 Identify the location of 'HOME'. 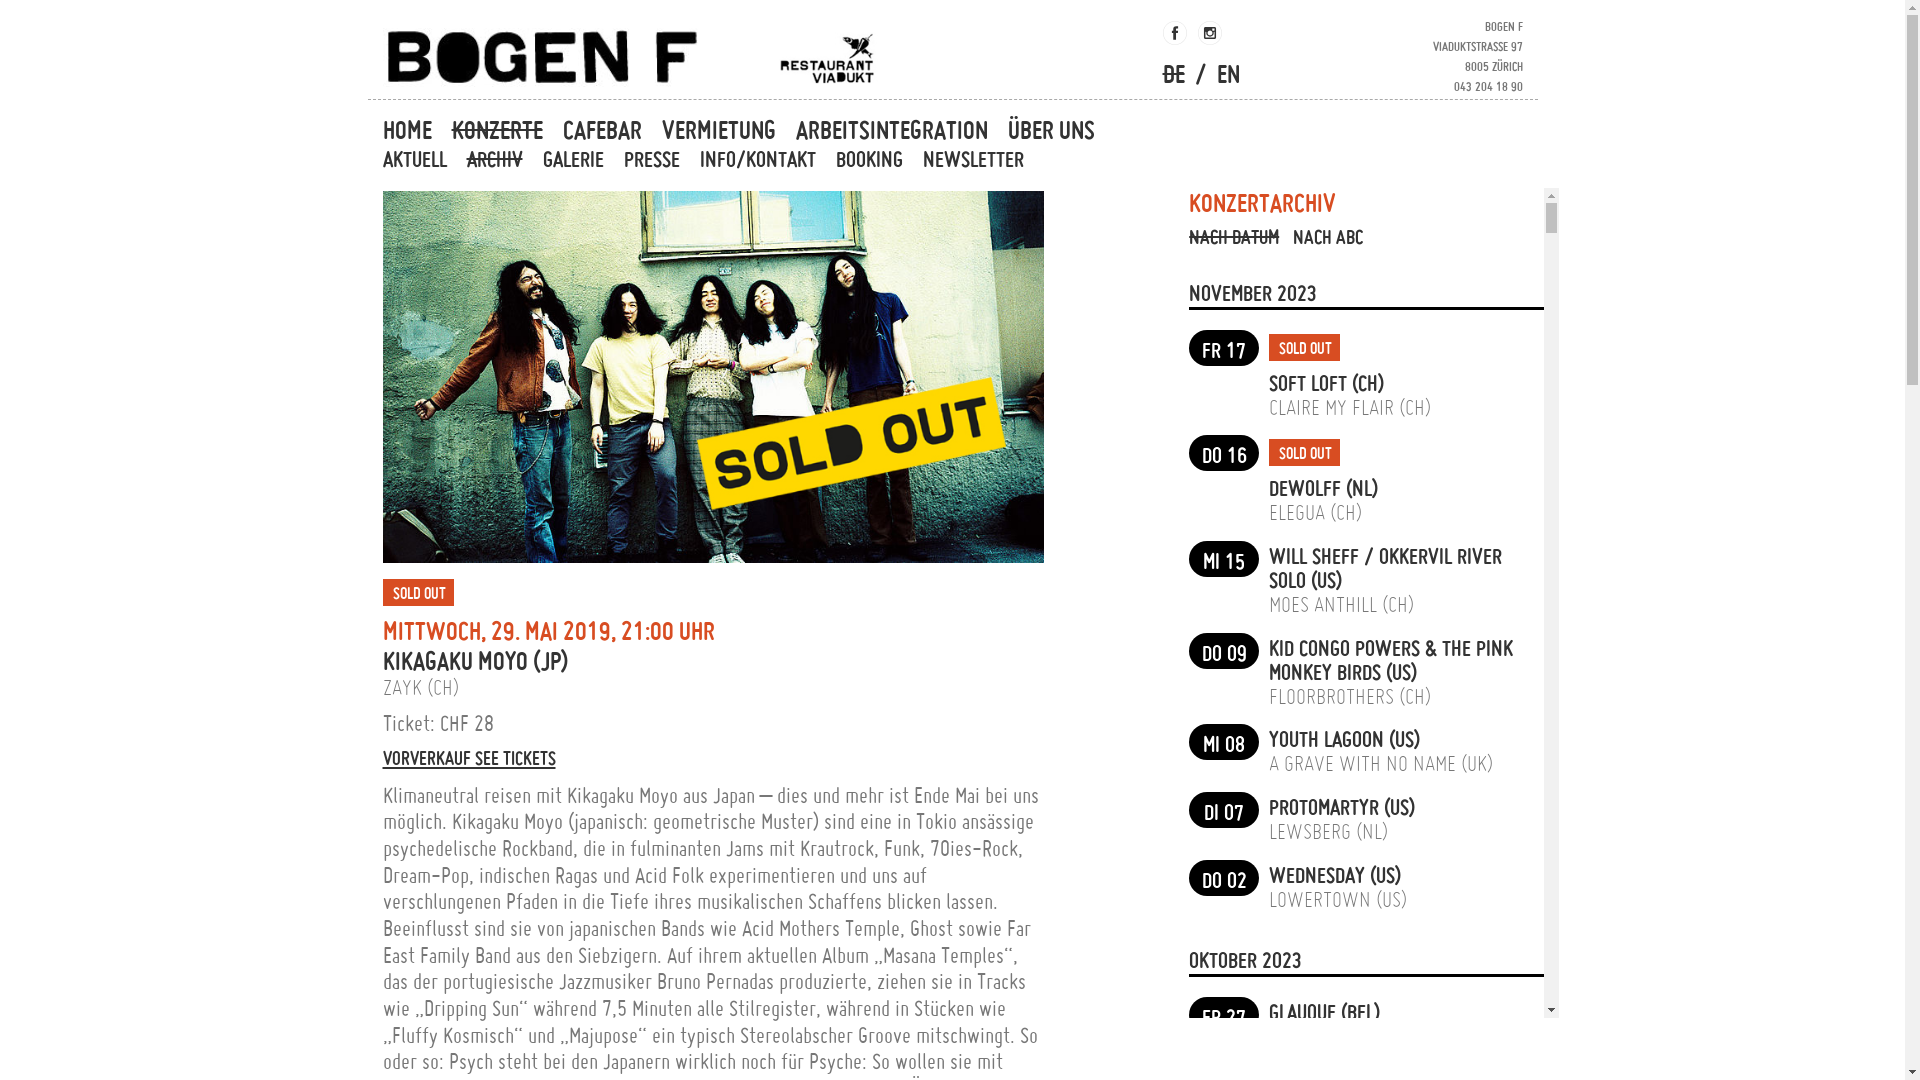
(378, 130).